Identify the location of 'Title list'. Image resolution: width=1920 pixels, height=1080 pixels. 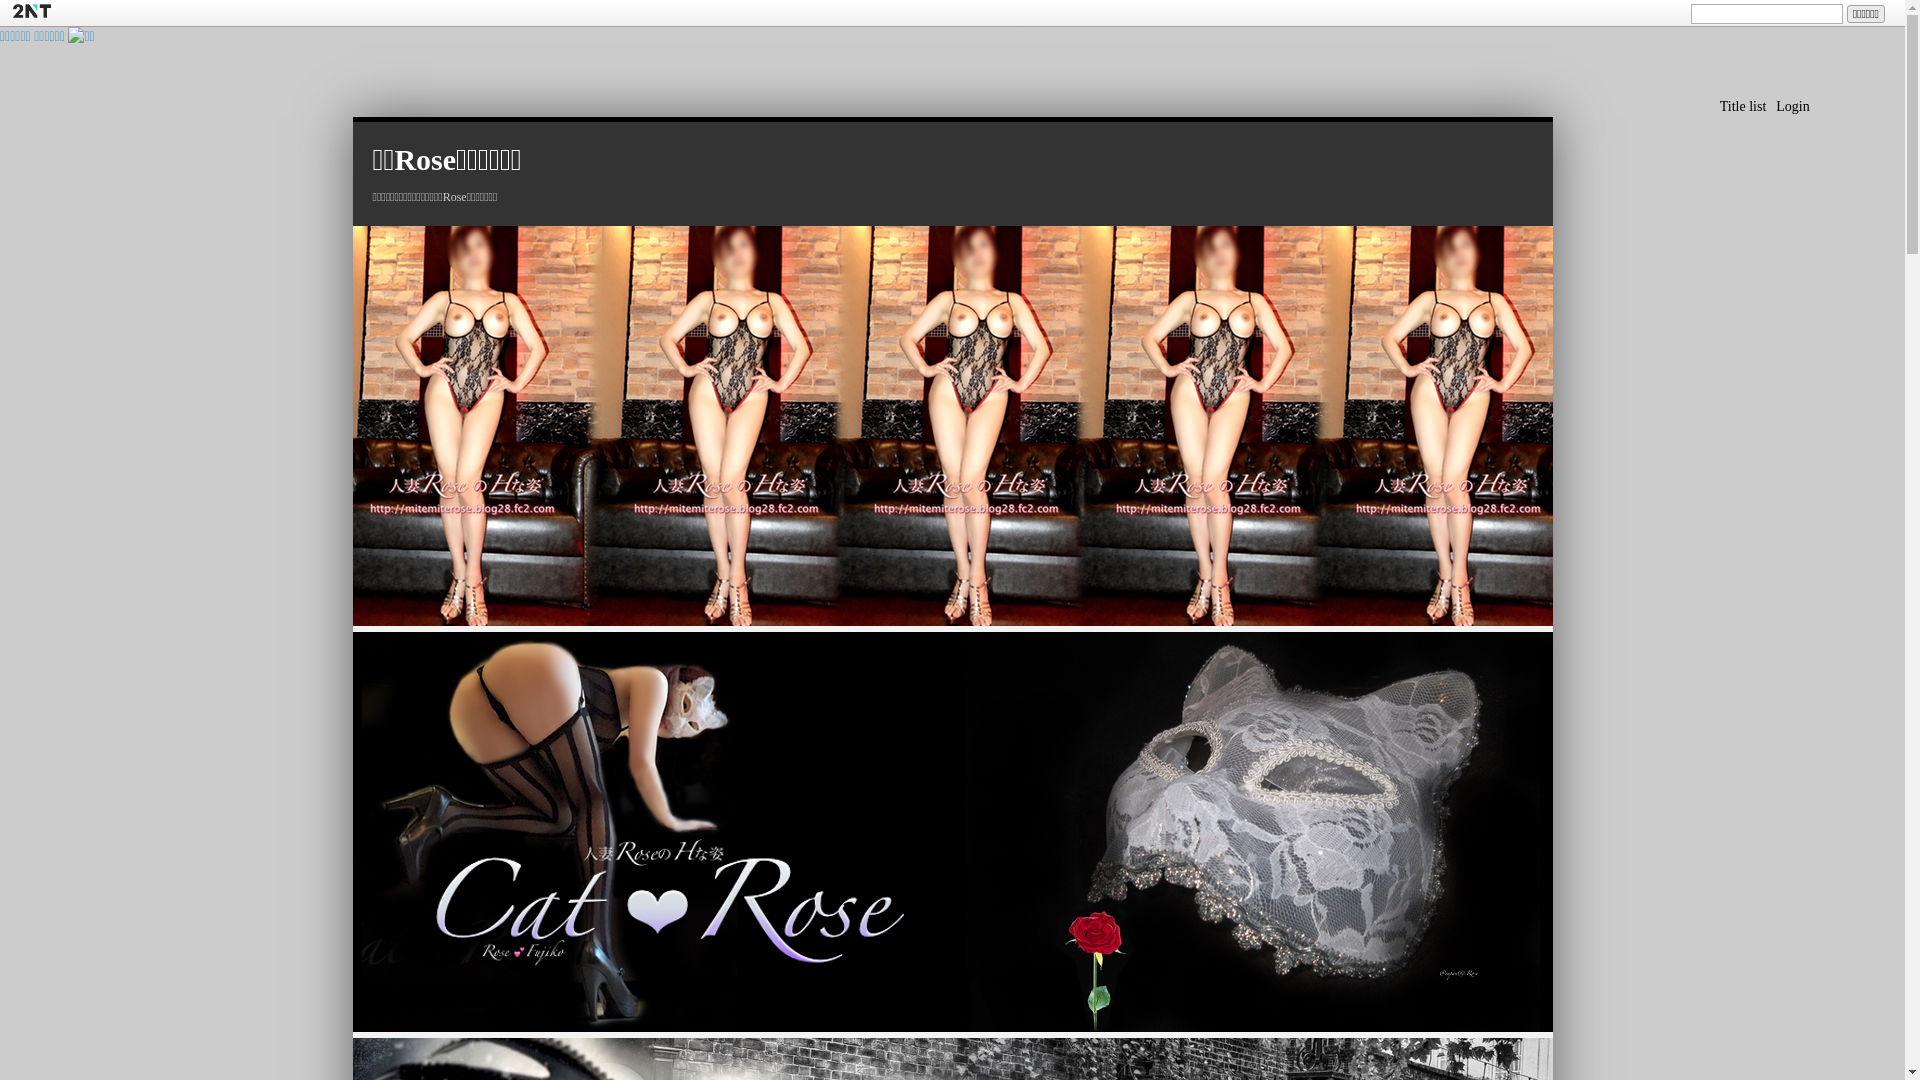
(1718, 106).